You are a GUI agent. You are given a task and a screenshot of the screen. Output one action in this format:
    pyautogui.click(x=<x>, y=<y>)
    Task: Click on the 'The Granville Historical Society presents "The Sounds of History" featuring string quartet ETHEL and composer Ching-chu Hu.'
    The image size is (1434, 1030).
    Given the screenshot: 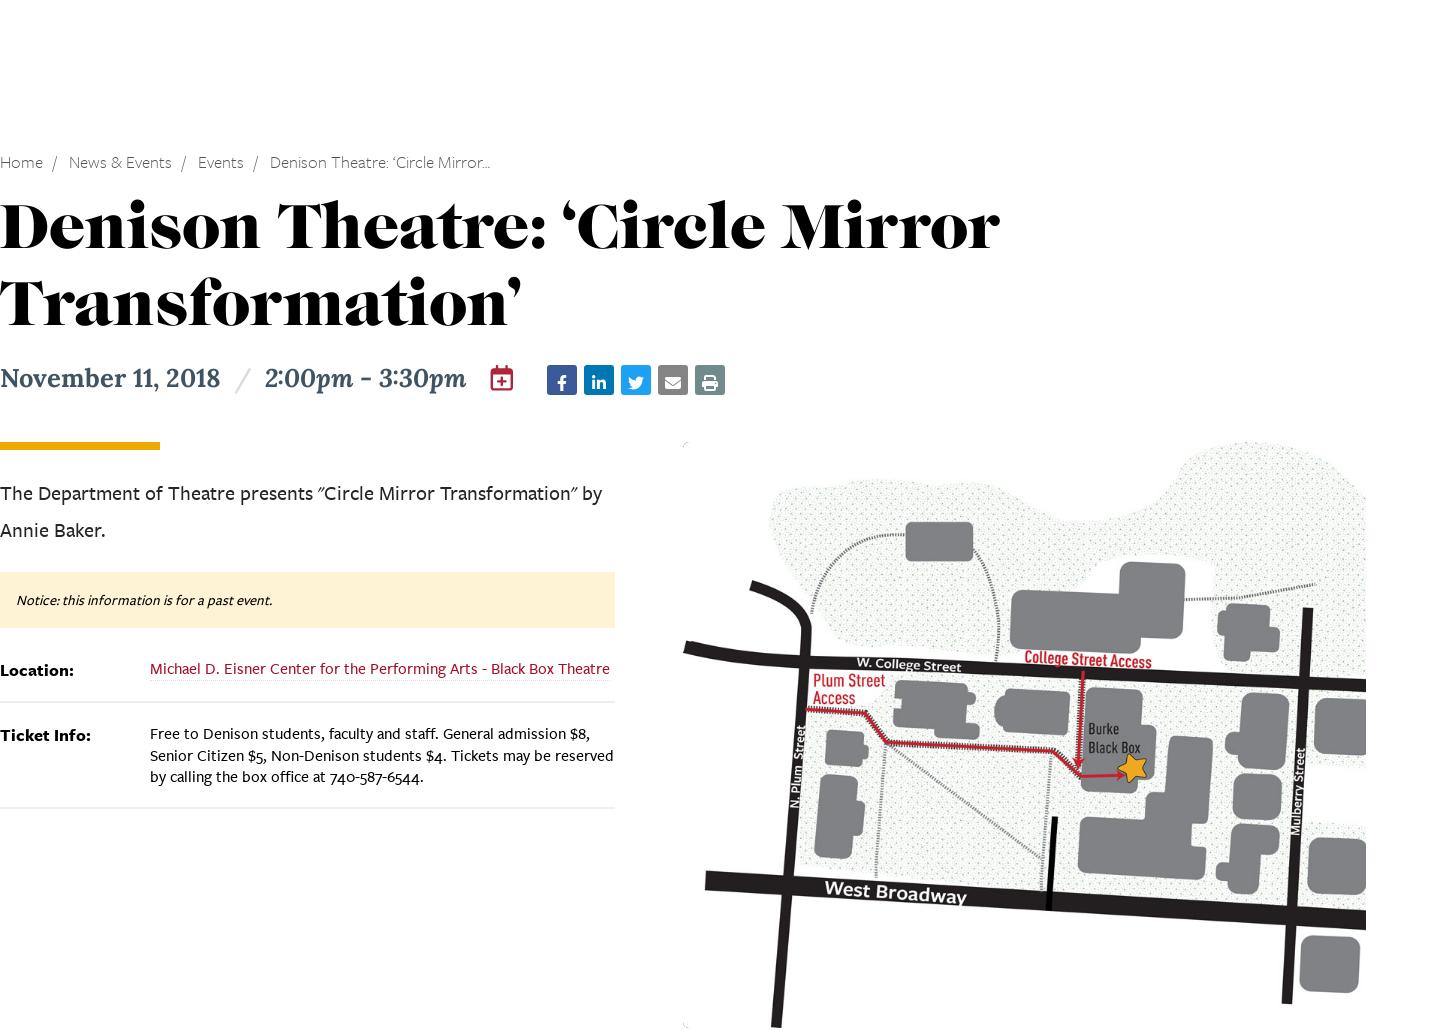 What is the action you would take?
    pyautogui.click(x=374, y=289)
    